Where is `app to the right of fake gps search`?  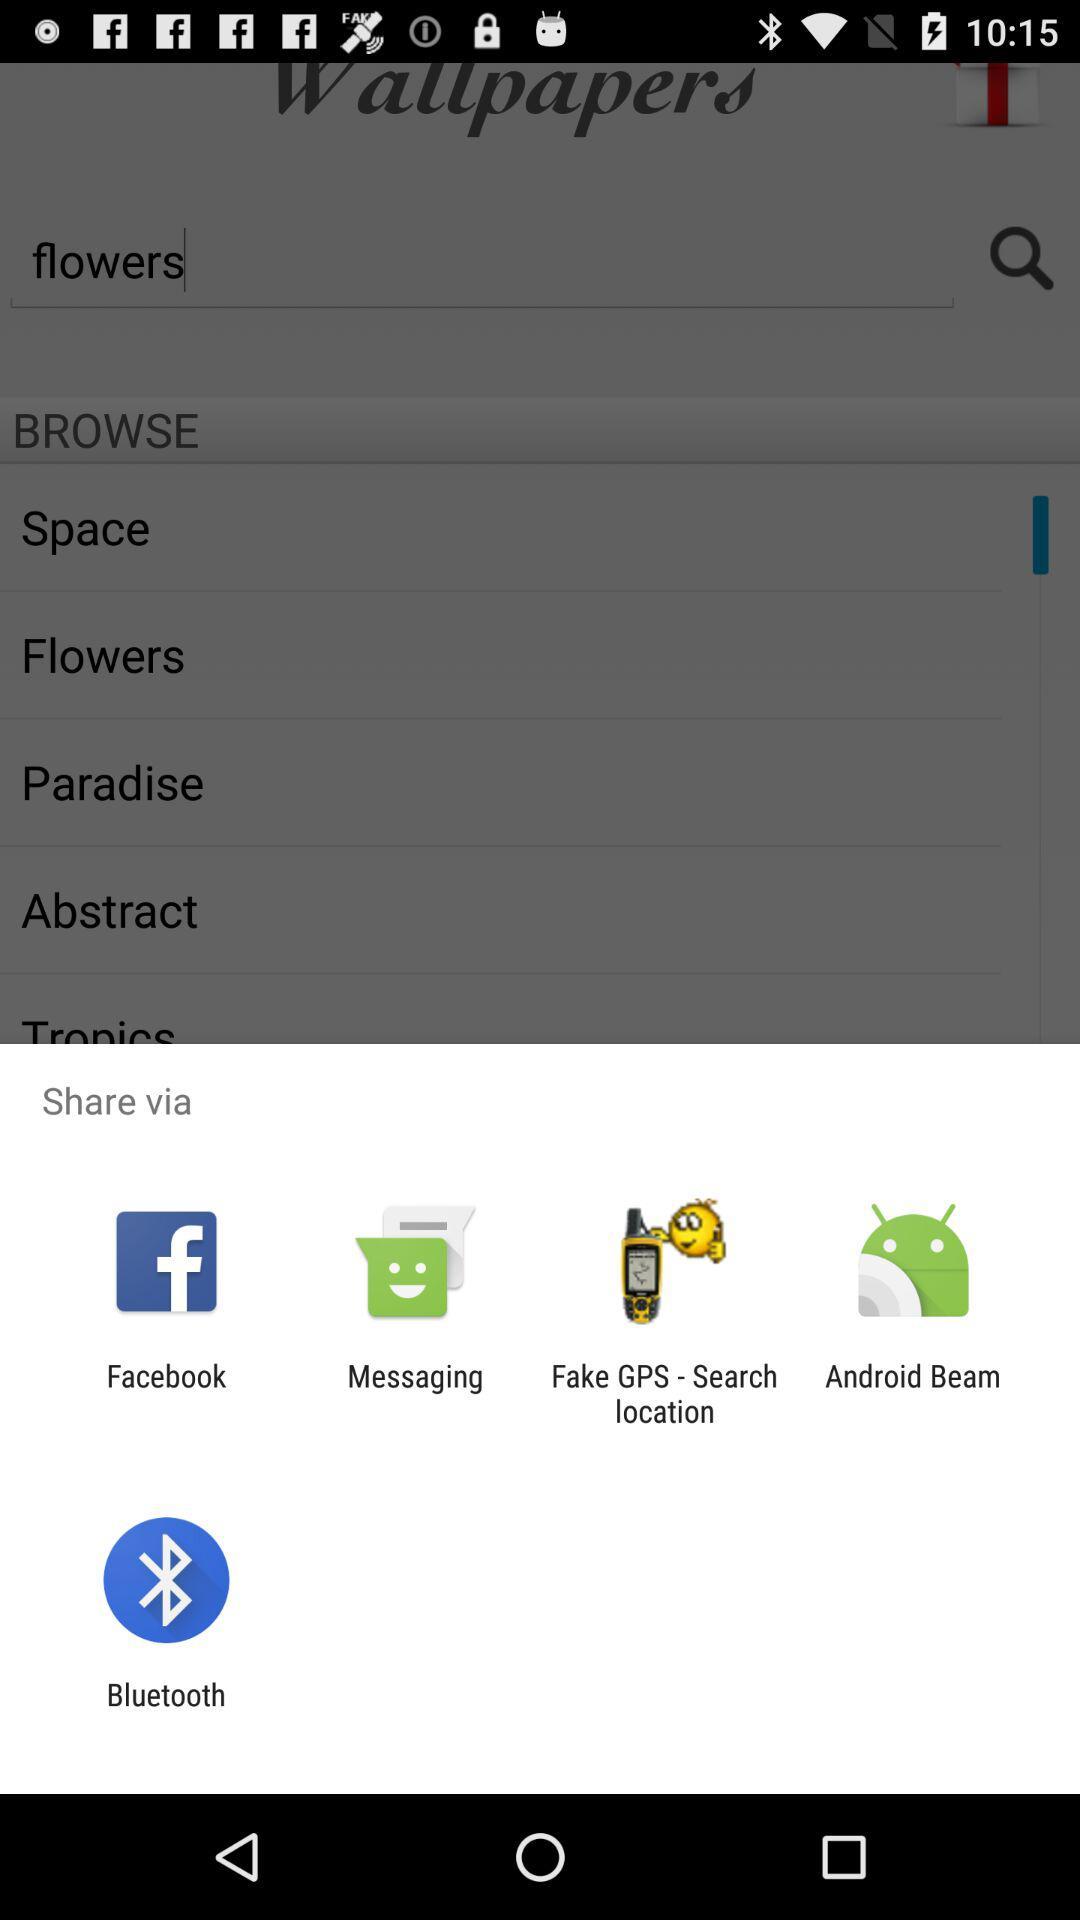 app to the right of fake gps search is located at coordinates (913, 1392).